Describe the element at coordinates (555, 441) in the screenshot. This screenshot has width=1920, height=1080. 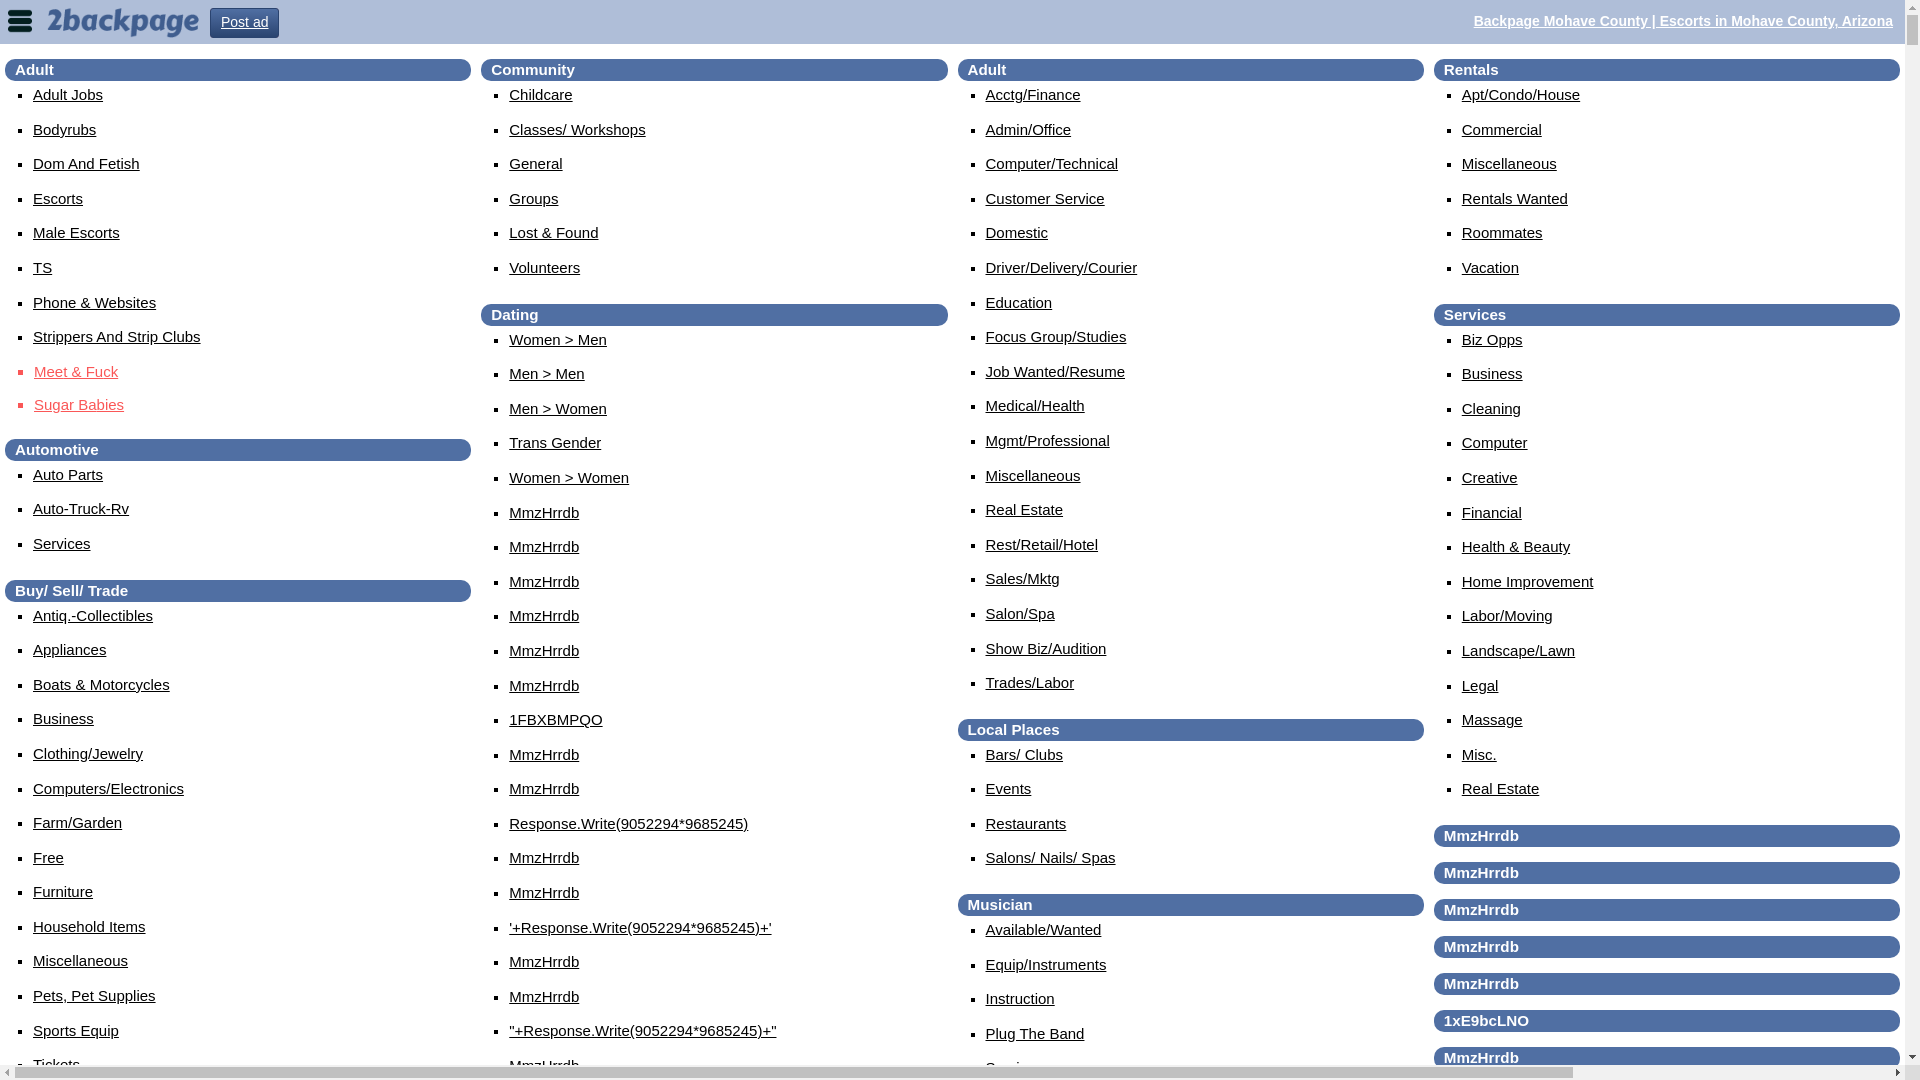
I see `'Trans Gender'` at that location.